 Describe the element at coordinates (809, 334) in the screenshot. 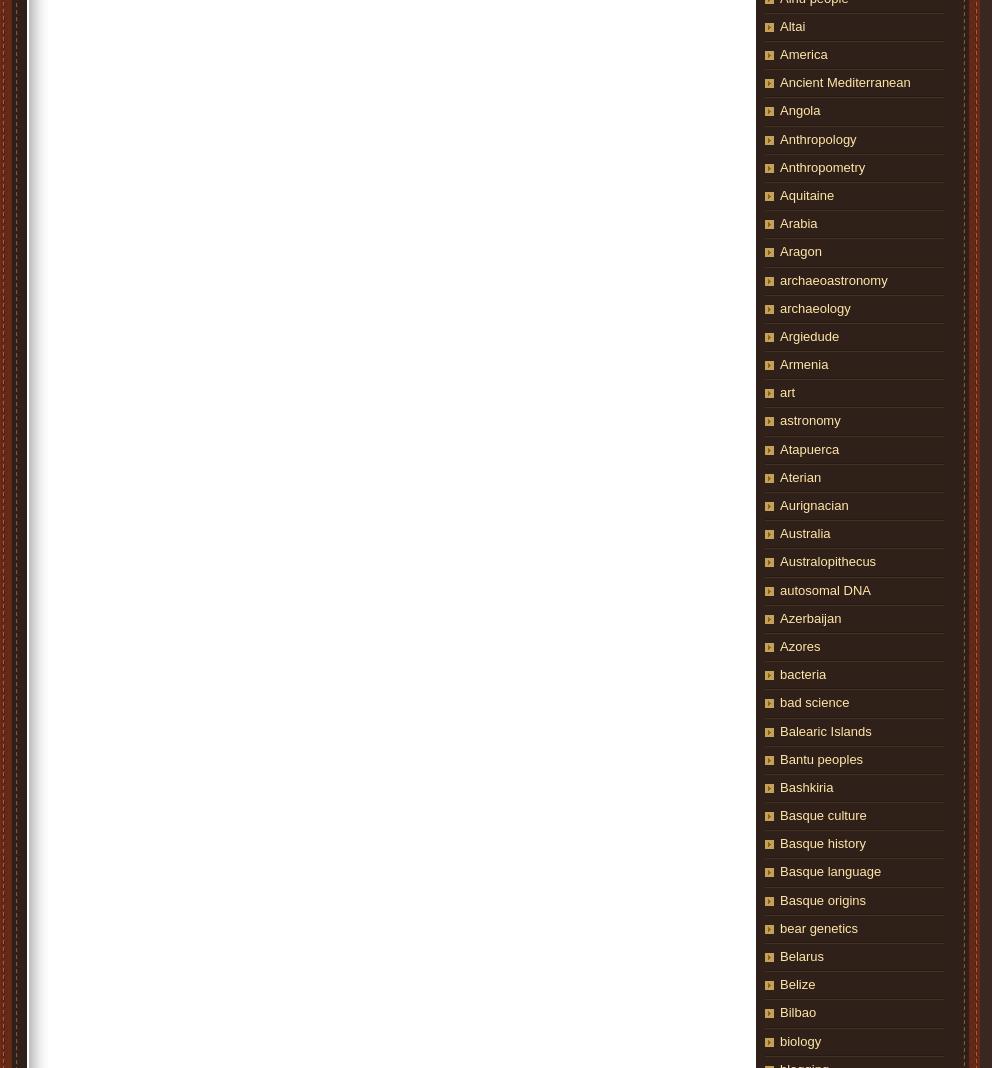

I see `'Argiedude'` at that location.